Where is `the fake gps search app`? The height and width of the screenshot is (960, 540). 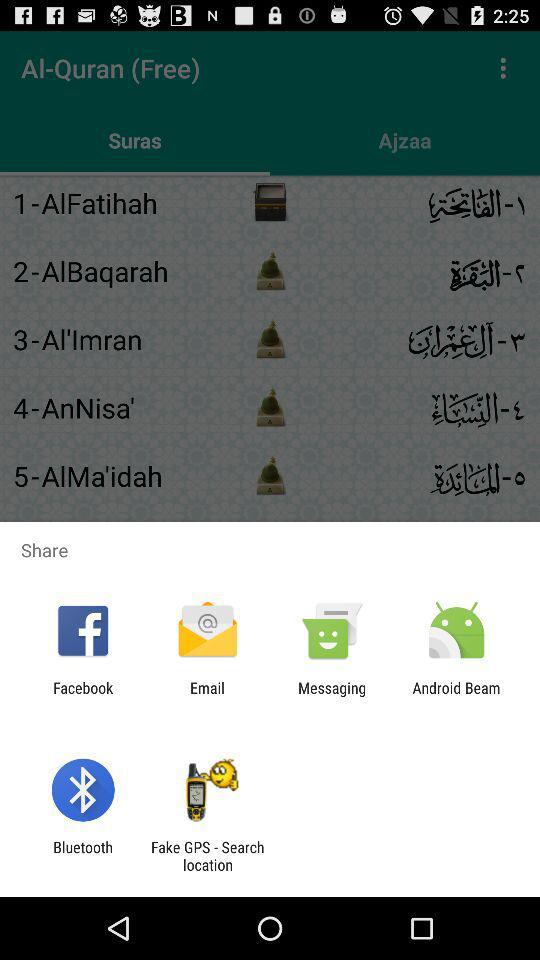 the fake gps search app is located at coordinates (206, 855).